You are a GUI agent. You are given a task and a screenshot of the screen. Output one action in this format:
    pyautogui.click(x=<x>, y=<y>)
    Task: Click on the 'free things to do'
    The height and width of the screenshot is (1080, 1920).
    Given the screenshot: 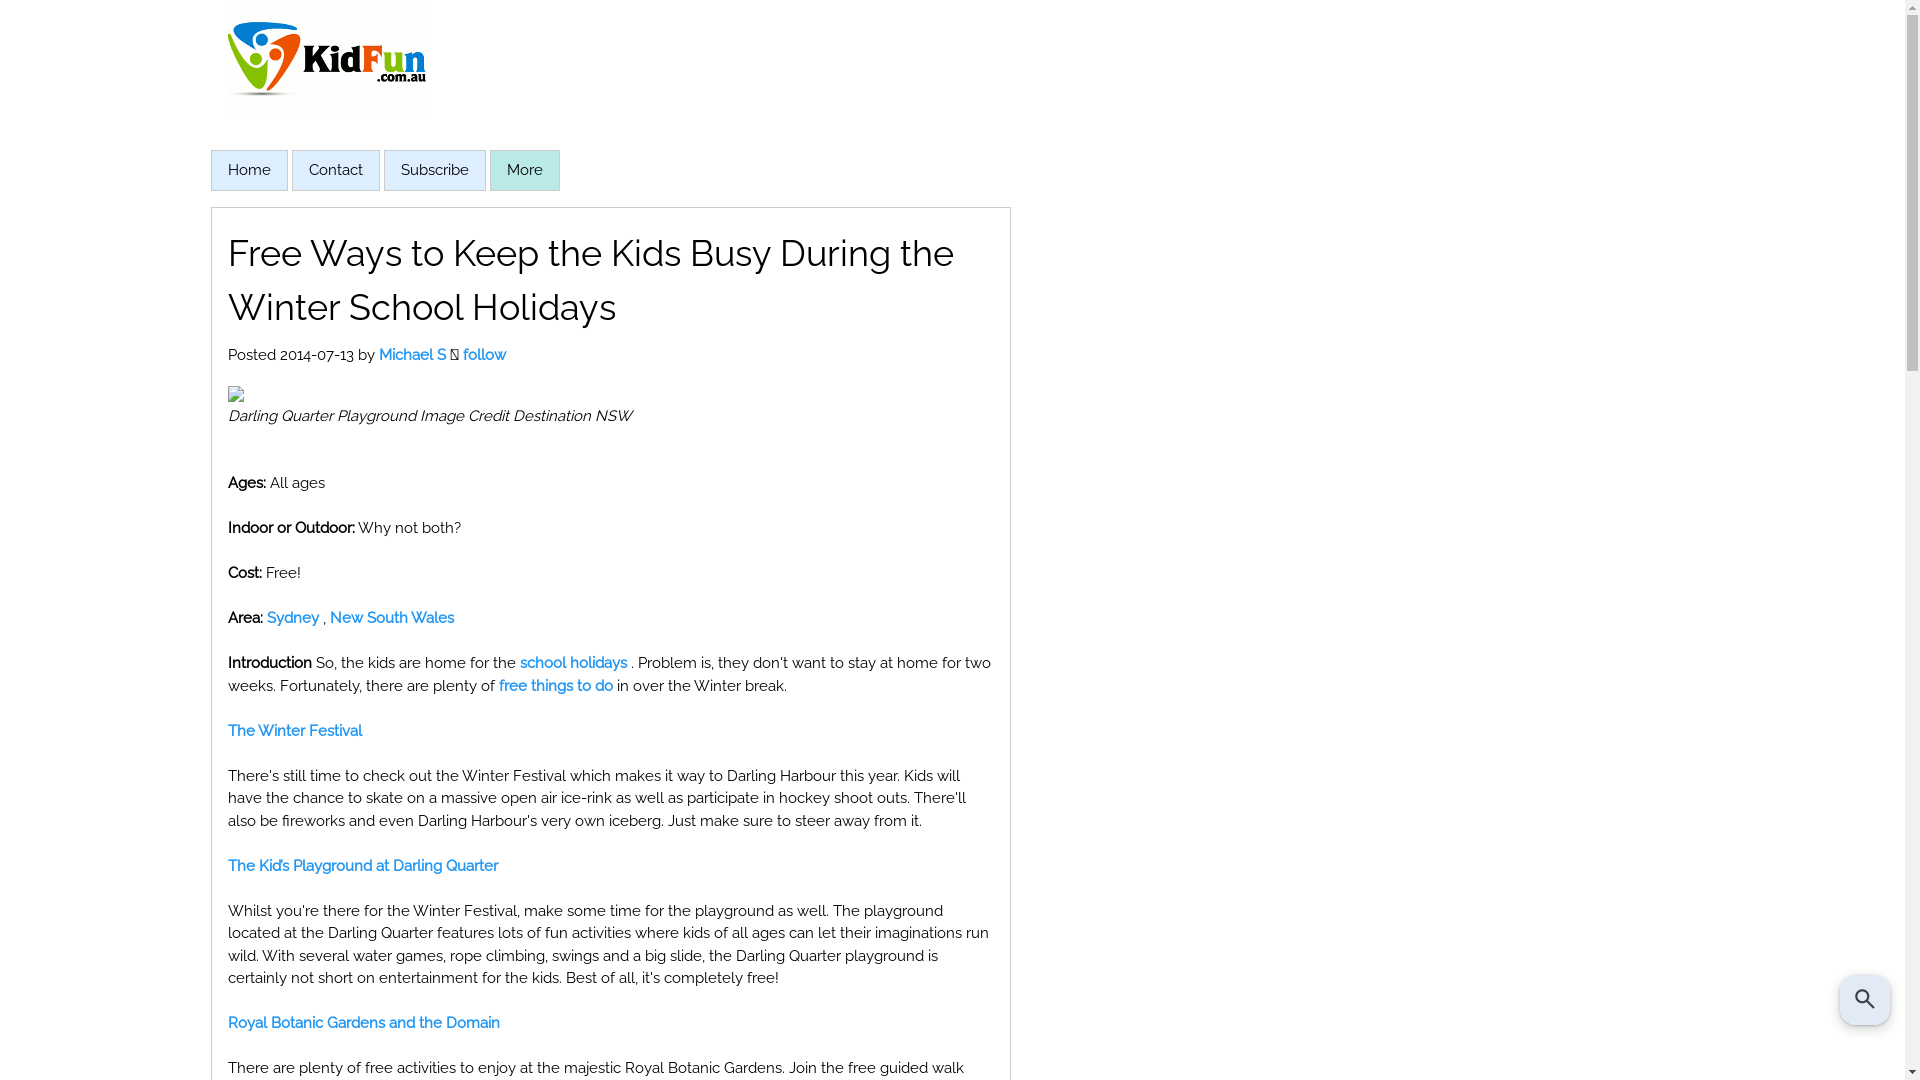 What is the action you would take?
    pyautogui.click(x=498, y=685)
    